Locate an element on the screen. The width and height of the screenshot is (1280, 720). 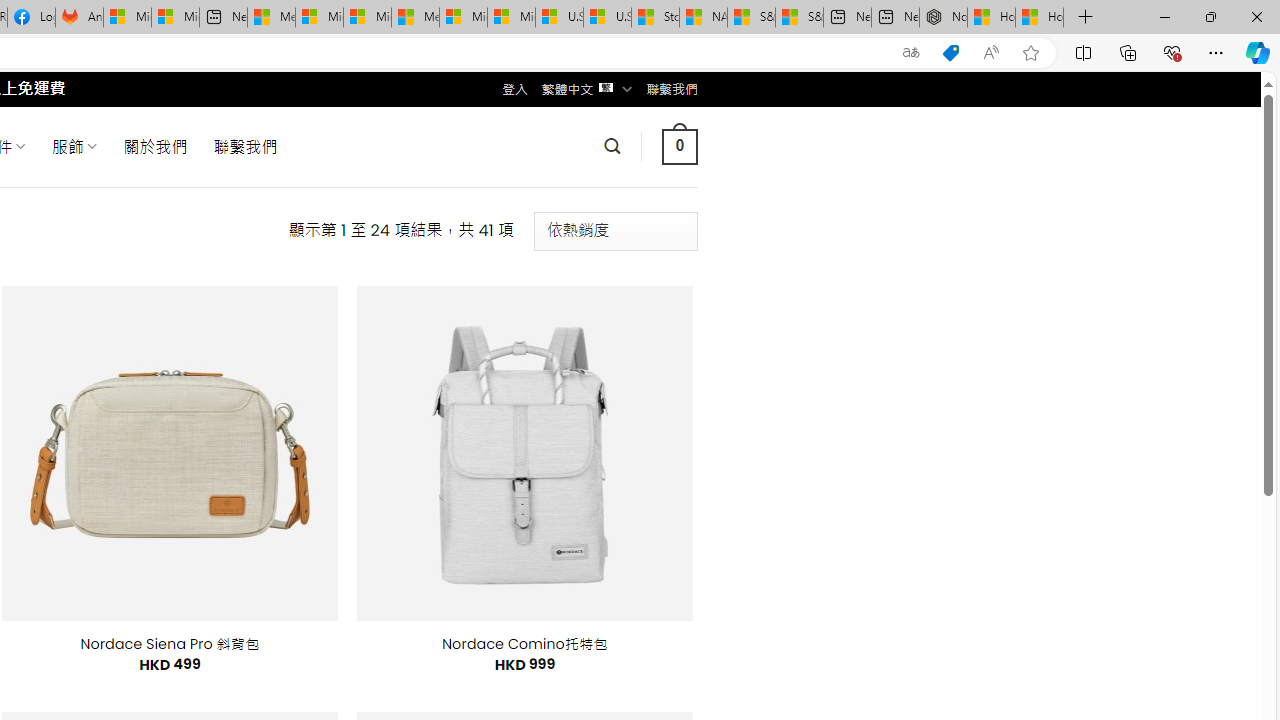
'Microsoft account | Home' is located at coordinates (367, 17).